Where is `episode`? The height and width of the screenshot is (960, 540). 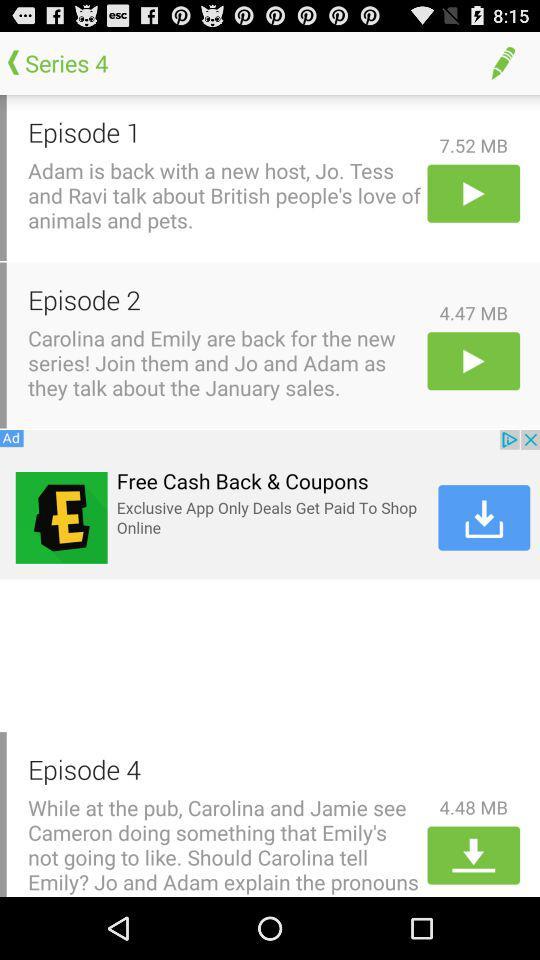
episode is located at coordinates (472, 360).